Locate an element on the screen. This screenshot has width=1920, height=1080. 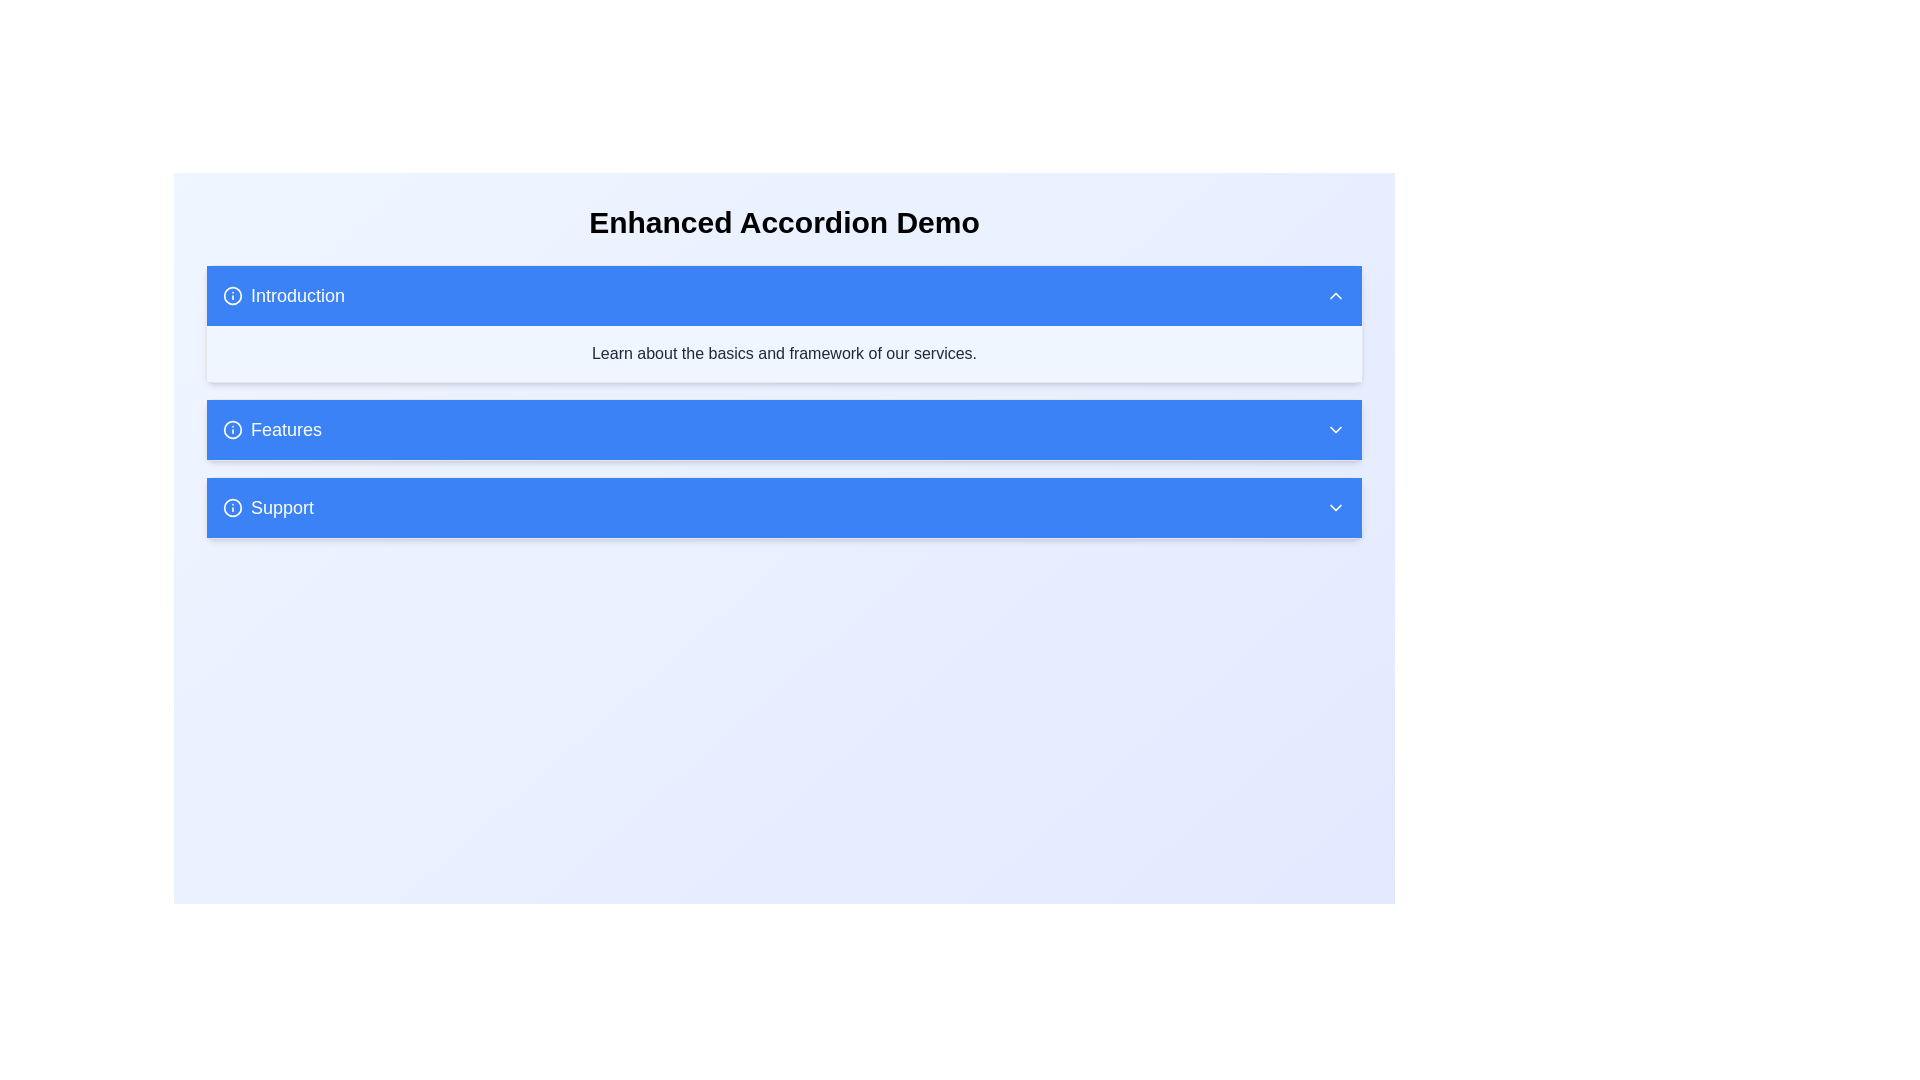
the 'Introduction' section title in the interactive accordion interface for accessibility navigation is located at coordinates (296, 296).